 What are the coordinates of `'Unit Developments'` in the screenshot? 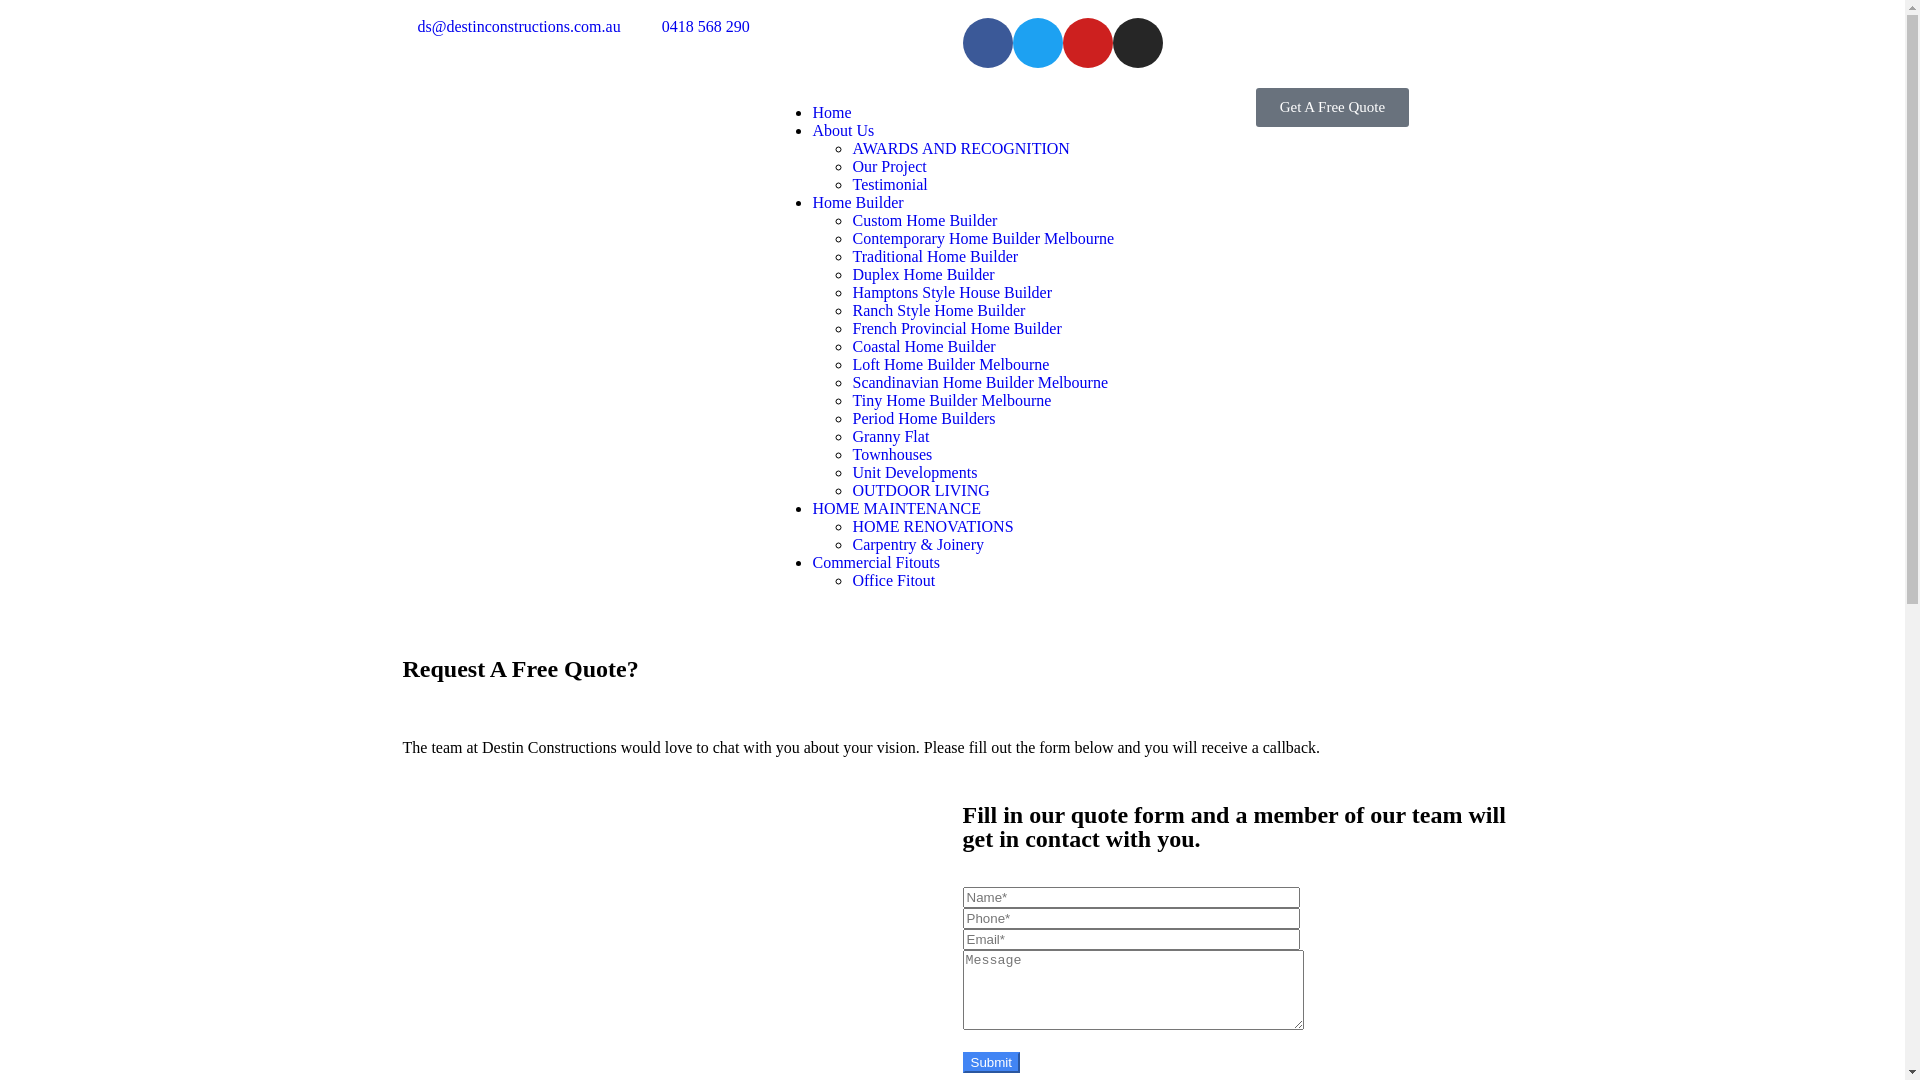 It's located at (913, 472).